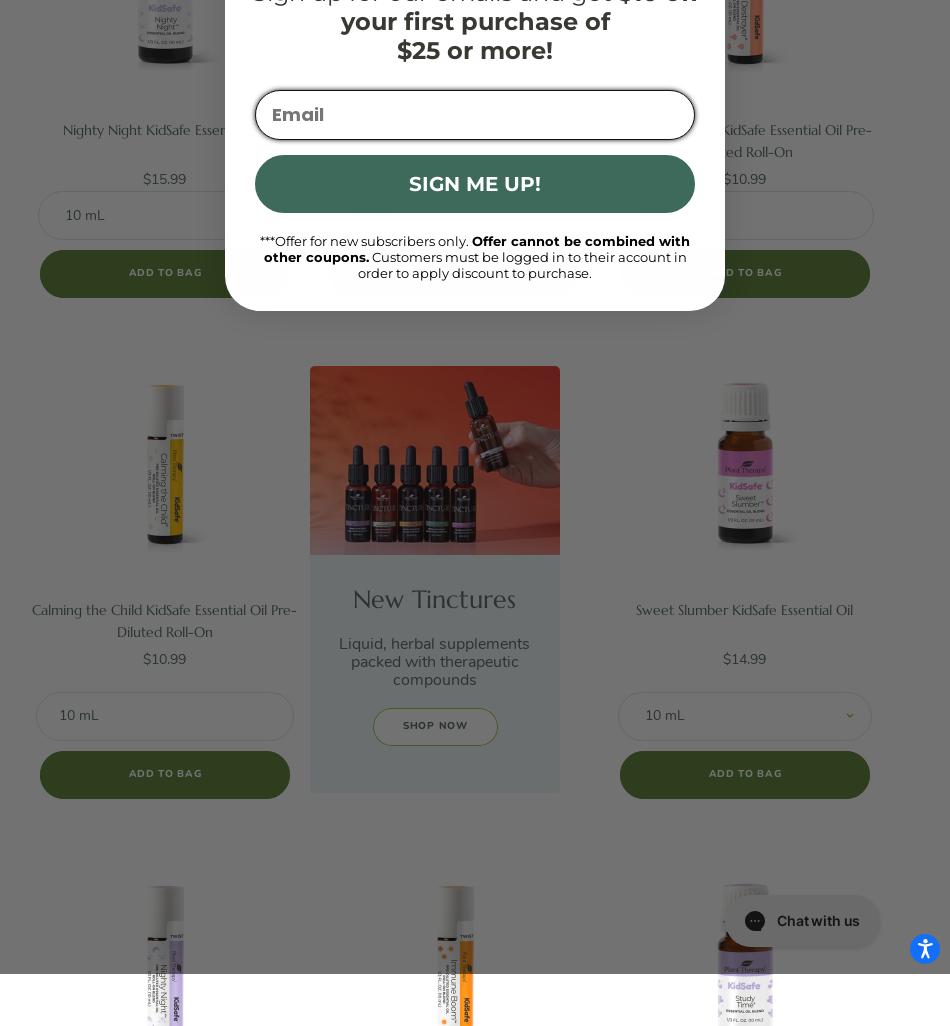  What do you see at coordinates (453, 317) in the screenshot?
I see `'100 mL
$47.99'` at bounding box center [453, 317].